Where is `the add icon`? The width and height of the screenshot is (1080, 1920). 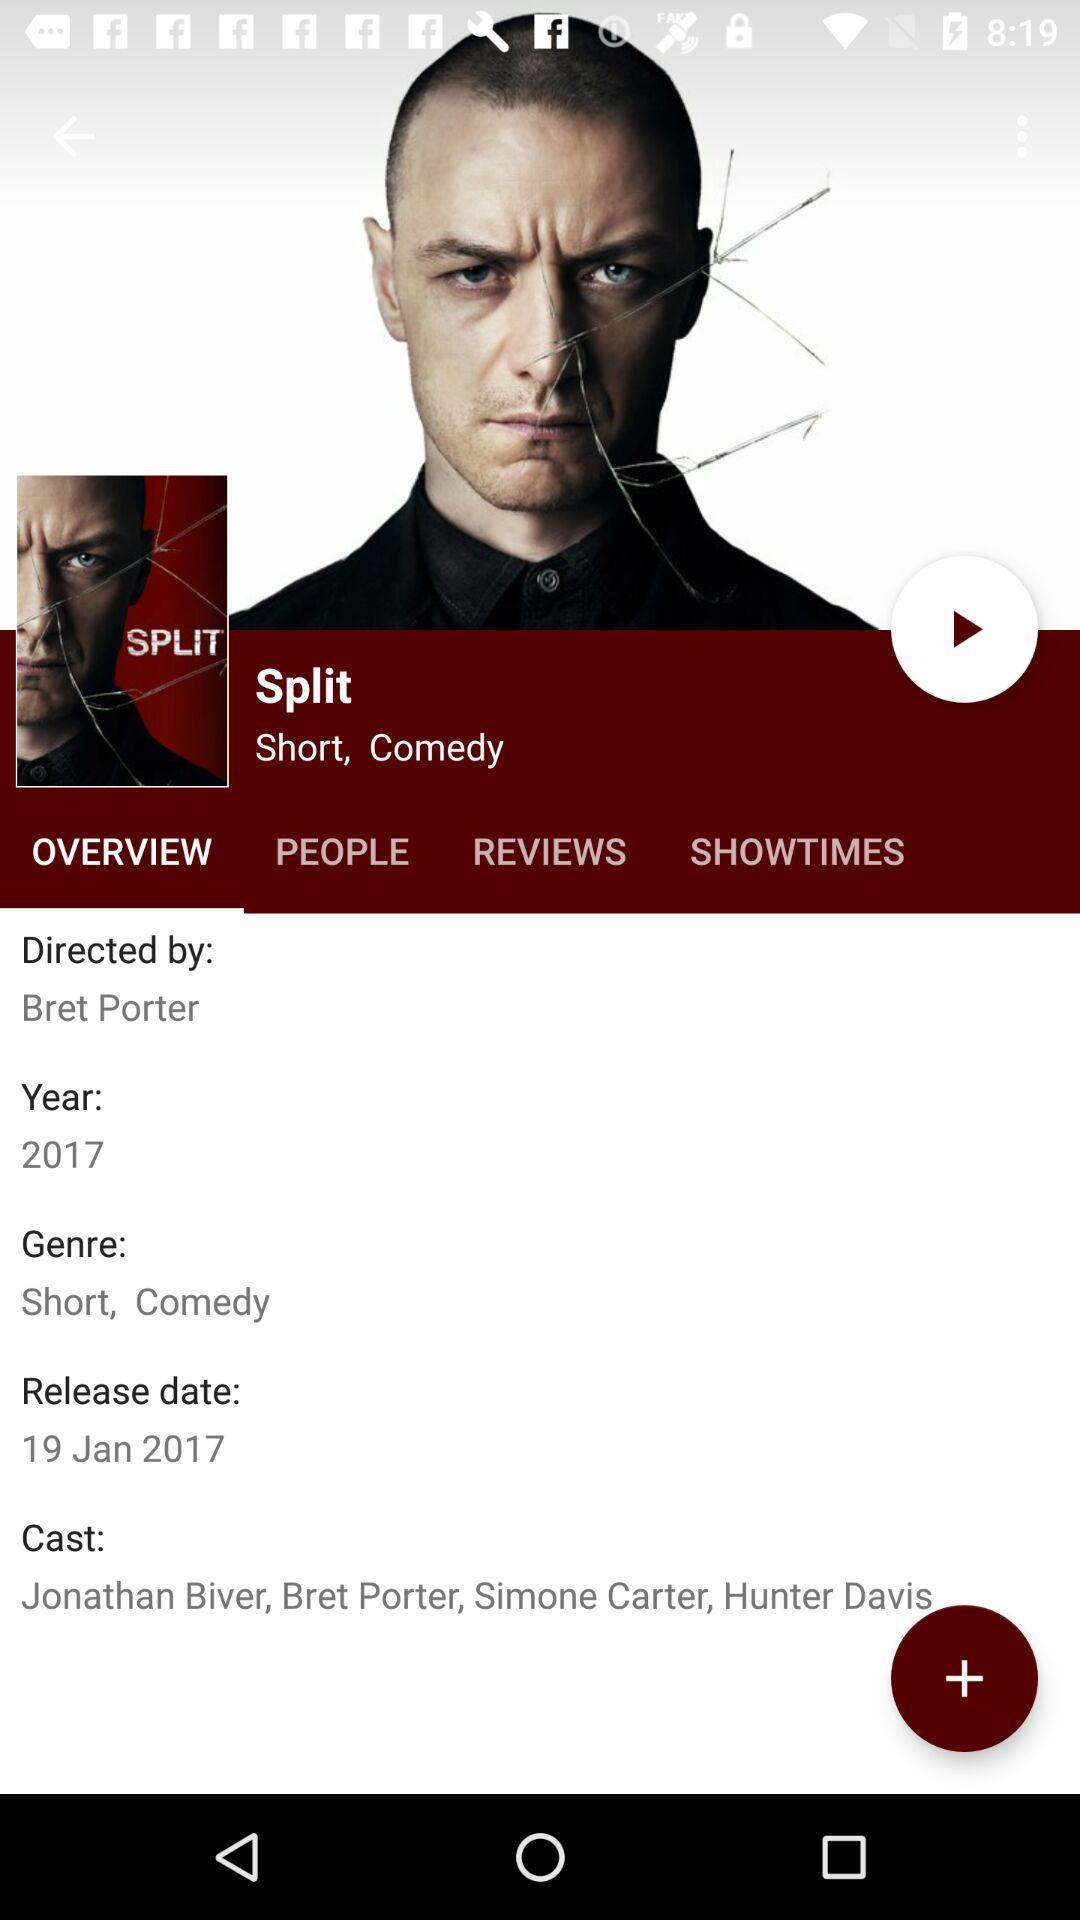
the add icon is located at coordinates (963, 1678).